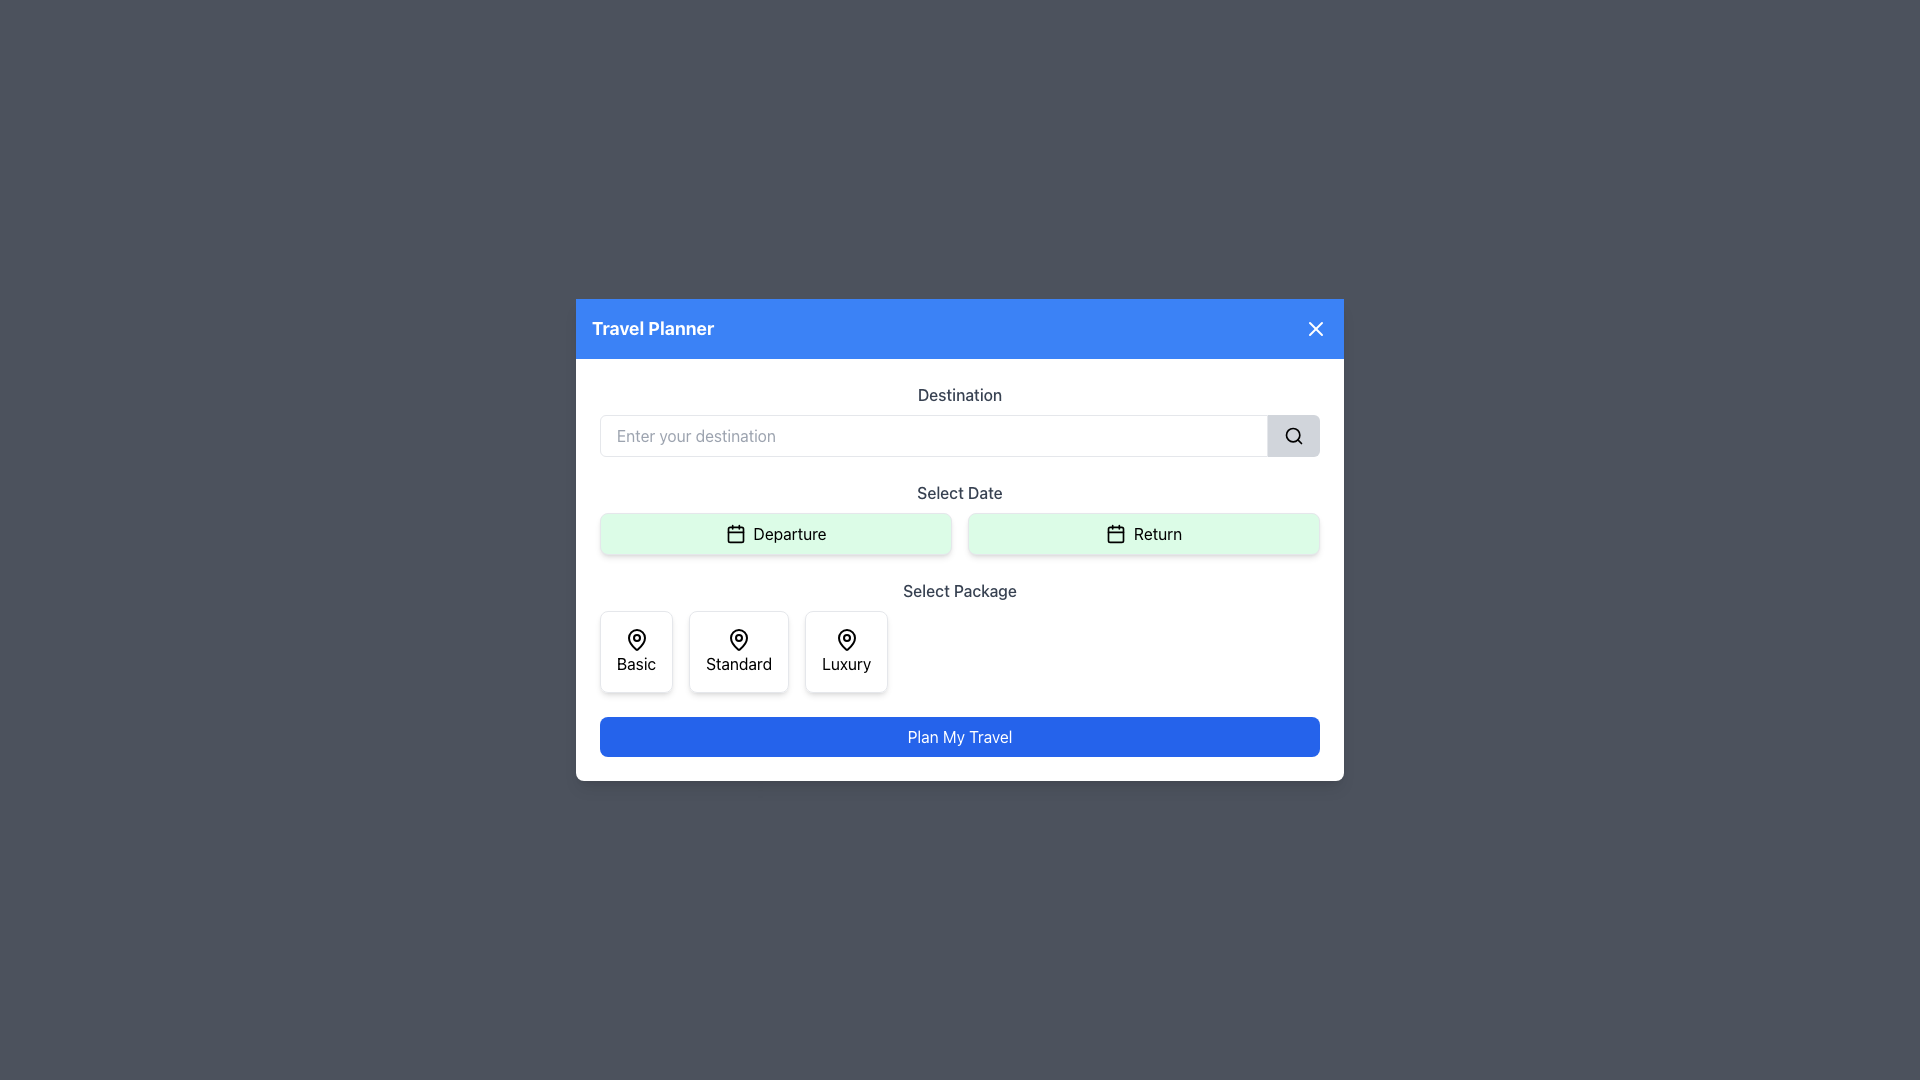 This screenshot has width=1920, height=1080. I want to click on the 'Basic' package card in the 'Select Package' section, so click(635, 651).